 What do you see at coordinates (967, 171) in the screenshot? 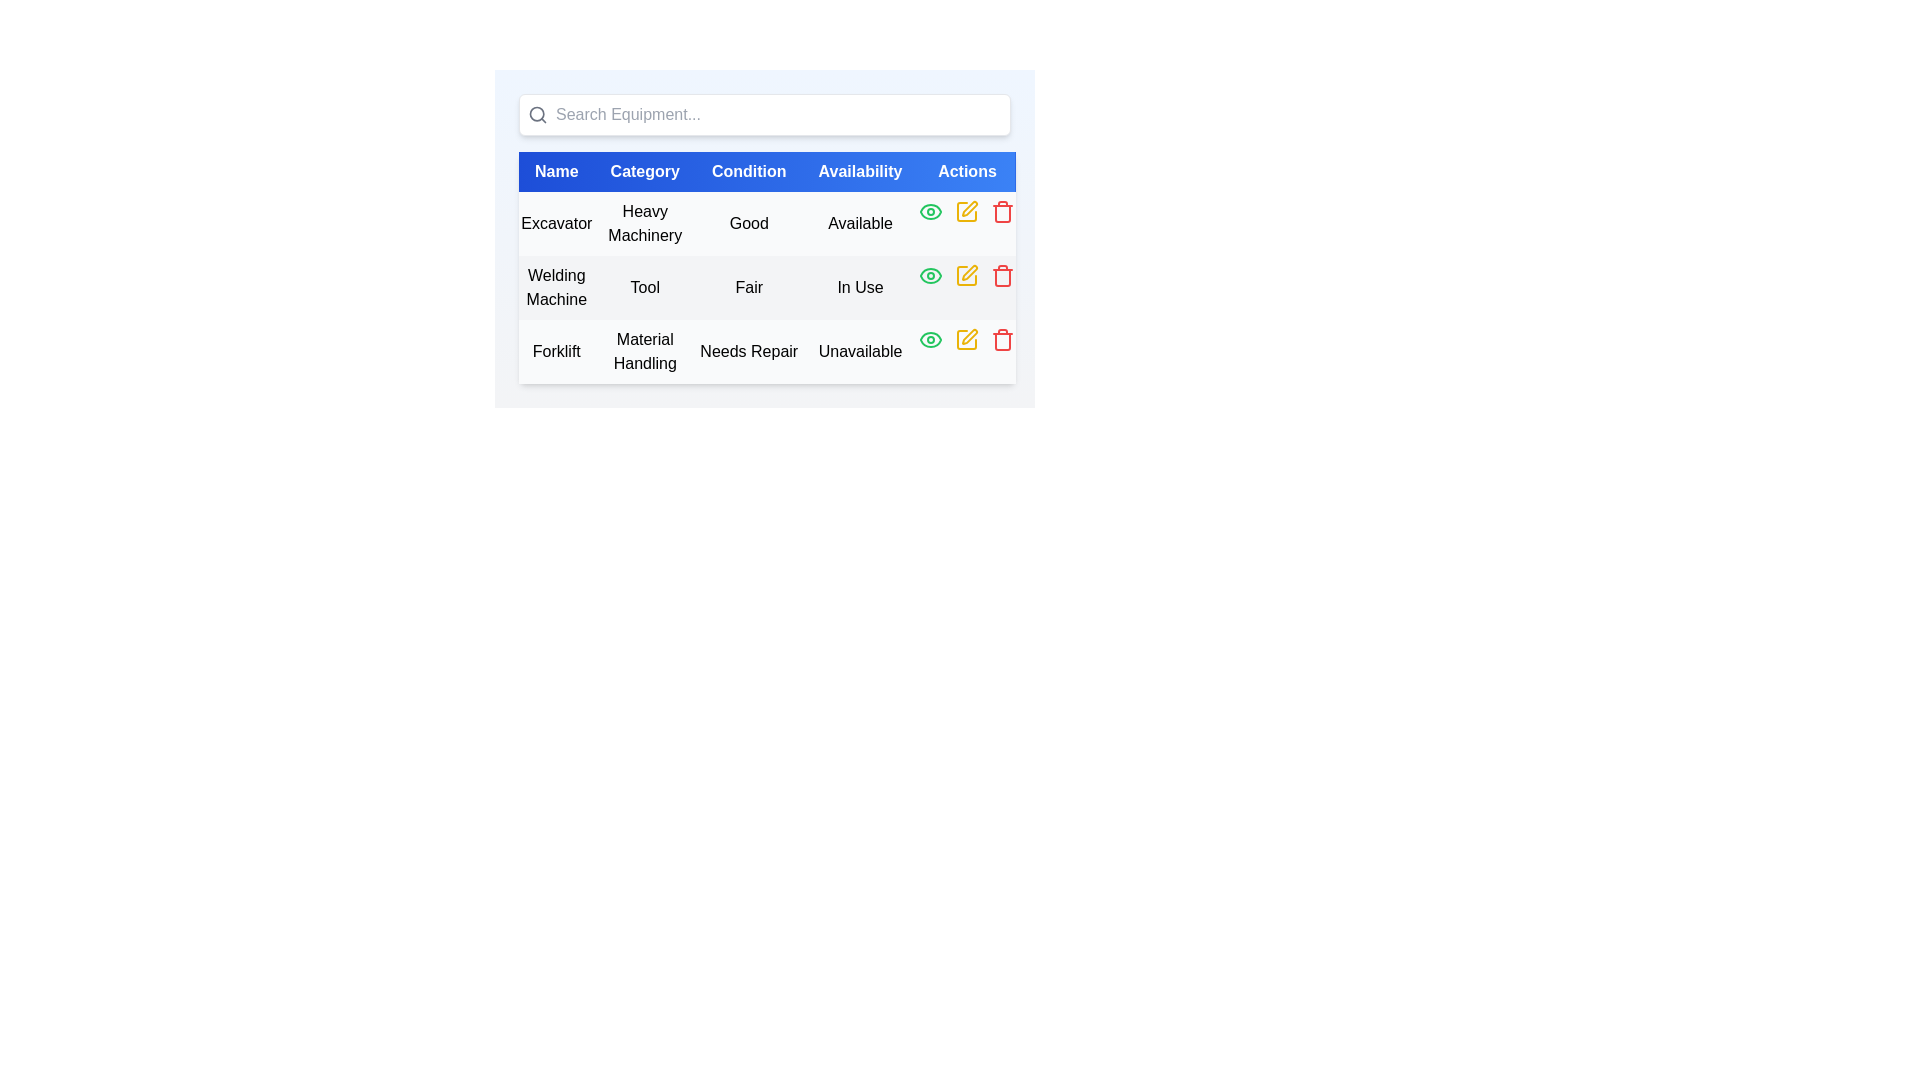
I see `the 'Actions' header cell, which is the fifth column header in the table, displaying bold white text on a blue background` at bounding box center [967, 171].